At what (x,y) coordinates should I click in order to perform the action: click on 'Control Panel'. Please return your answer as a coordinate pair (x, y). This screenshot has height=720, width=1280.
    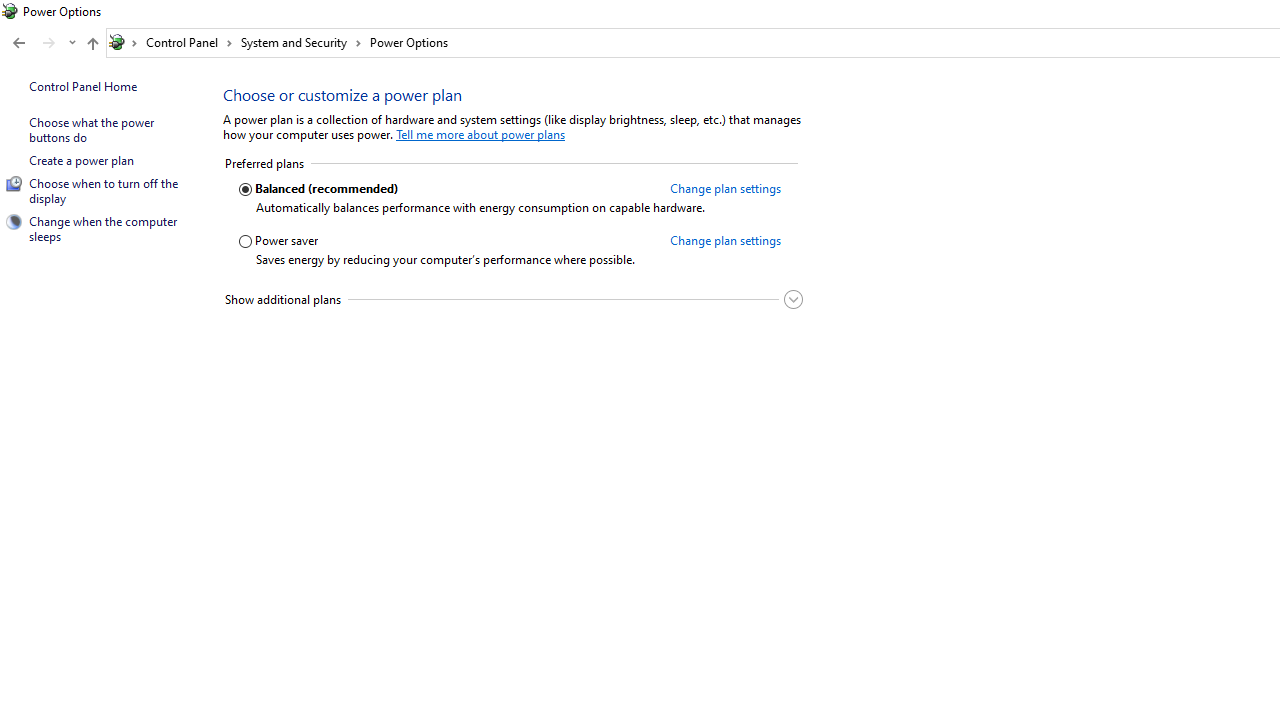
    Looking at the image, I should click on (189, 42).